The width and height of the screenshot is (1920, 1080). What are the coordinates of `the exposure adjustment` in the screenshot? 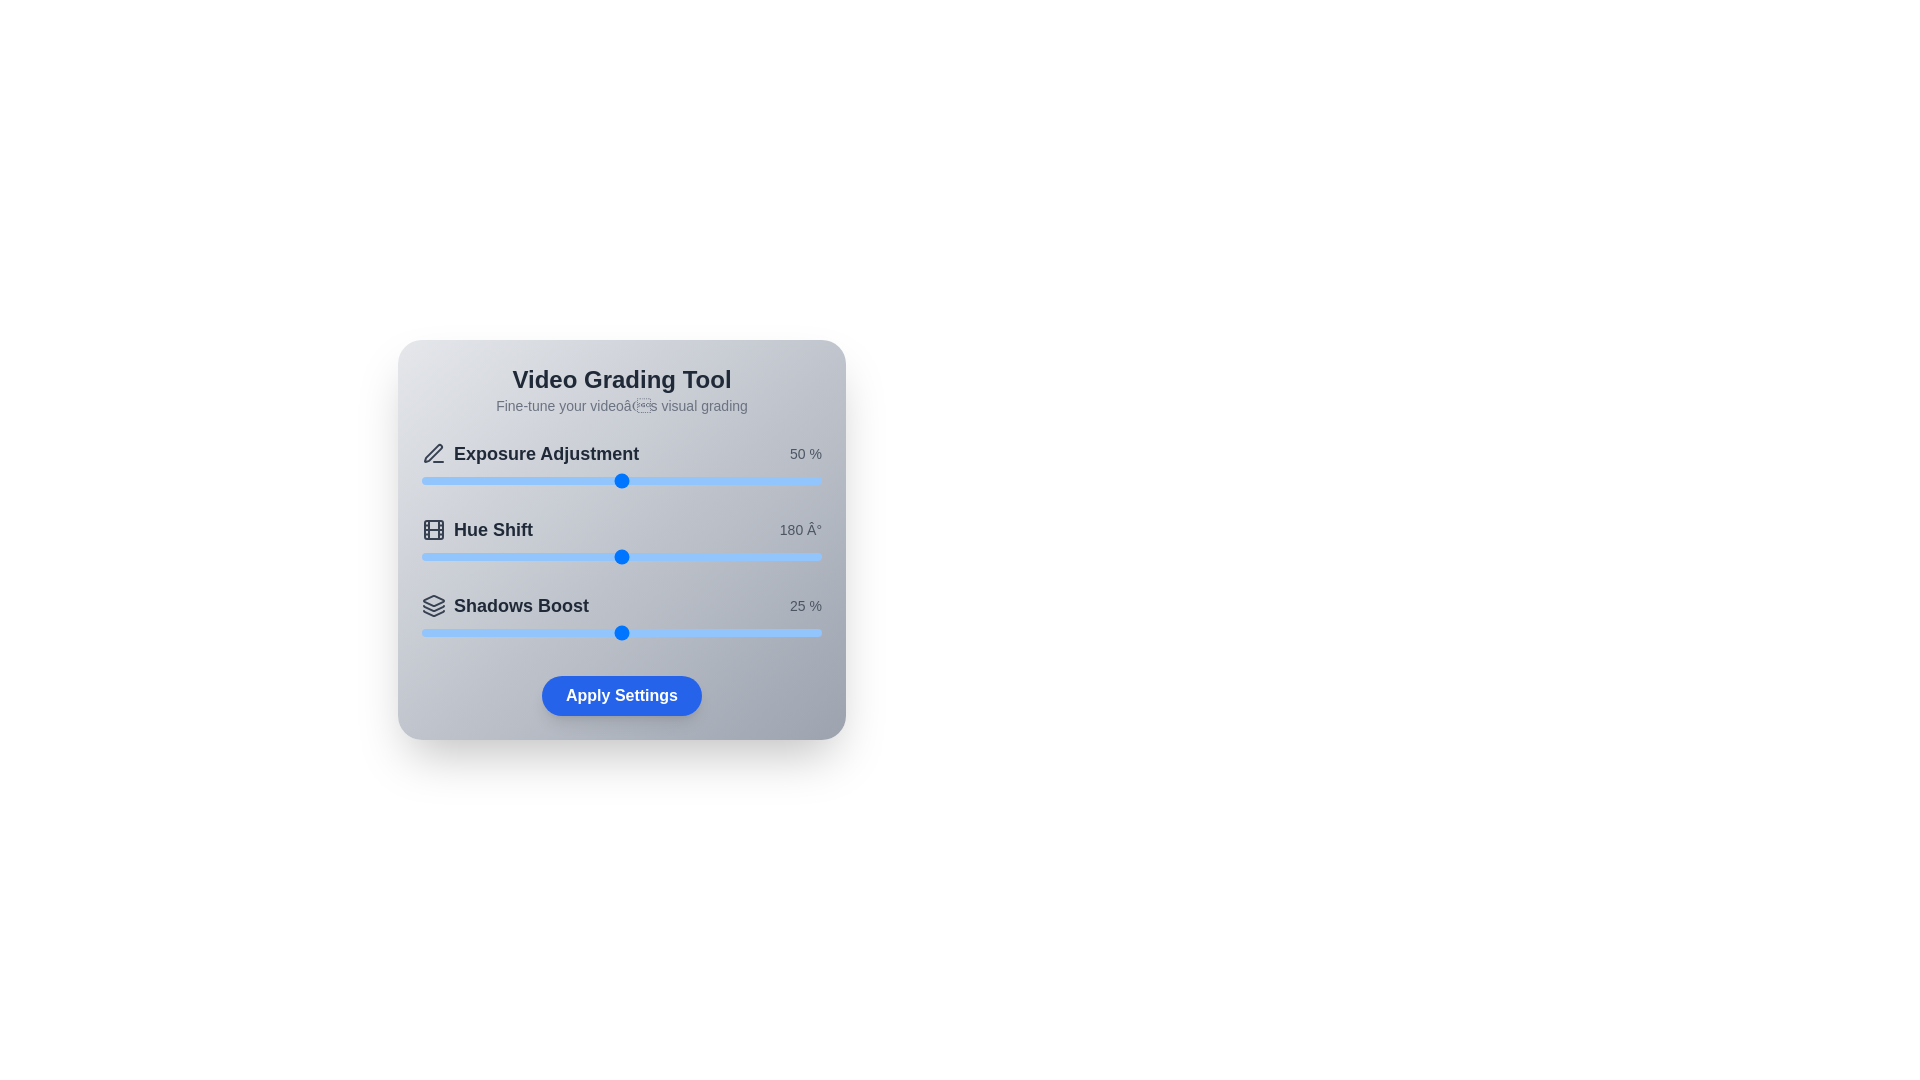 It's located at (690, 481).